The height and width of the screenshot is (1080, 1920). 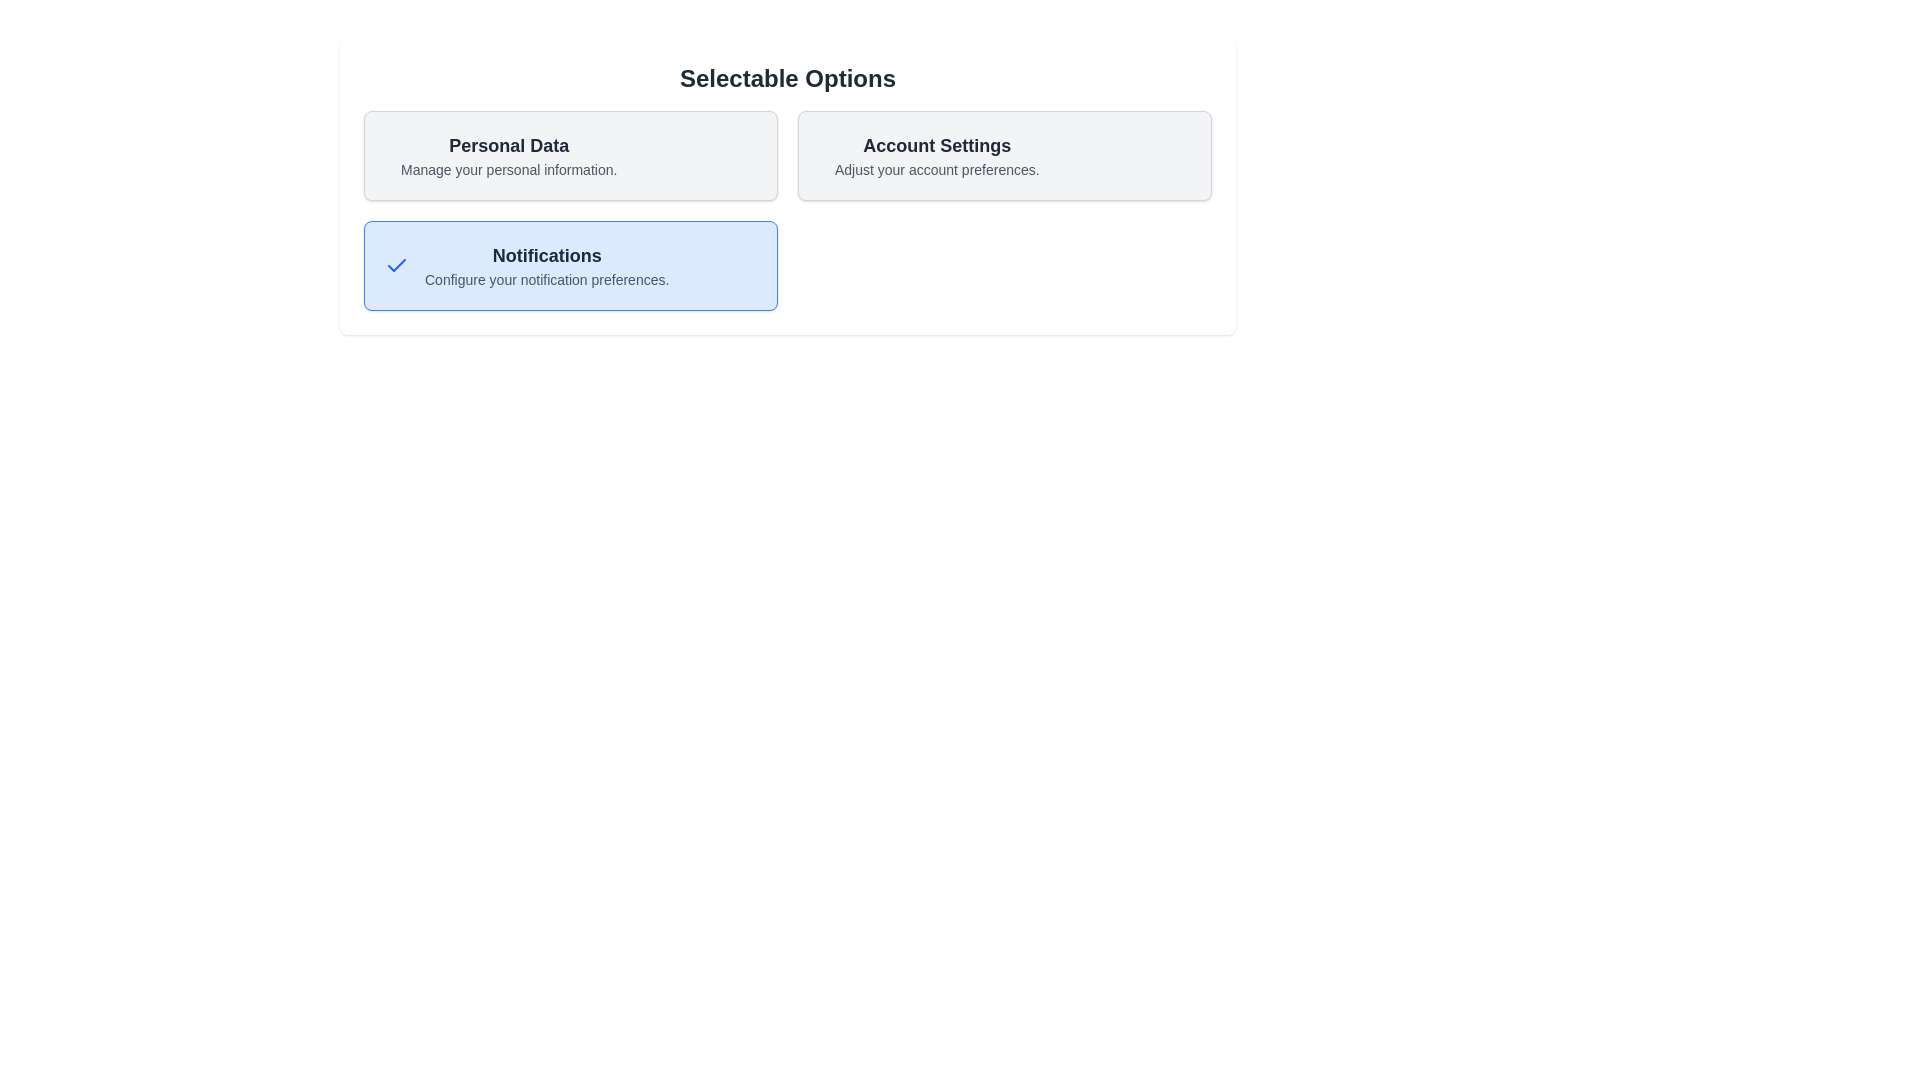 What do you see at coordinates (397, 264) in the screenshot?
I see `the Notifications icon to interpret its visual representation as a selected state` at bounding box center [397, 264].